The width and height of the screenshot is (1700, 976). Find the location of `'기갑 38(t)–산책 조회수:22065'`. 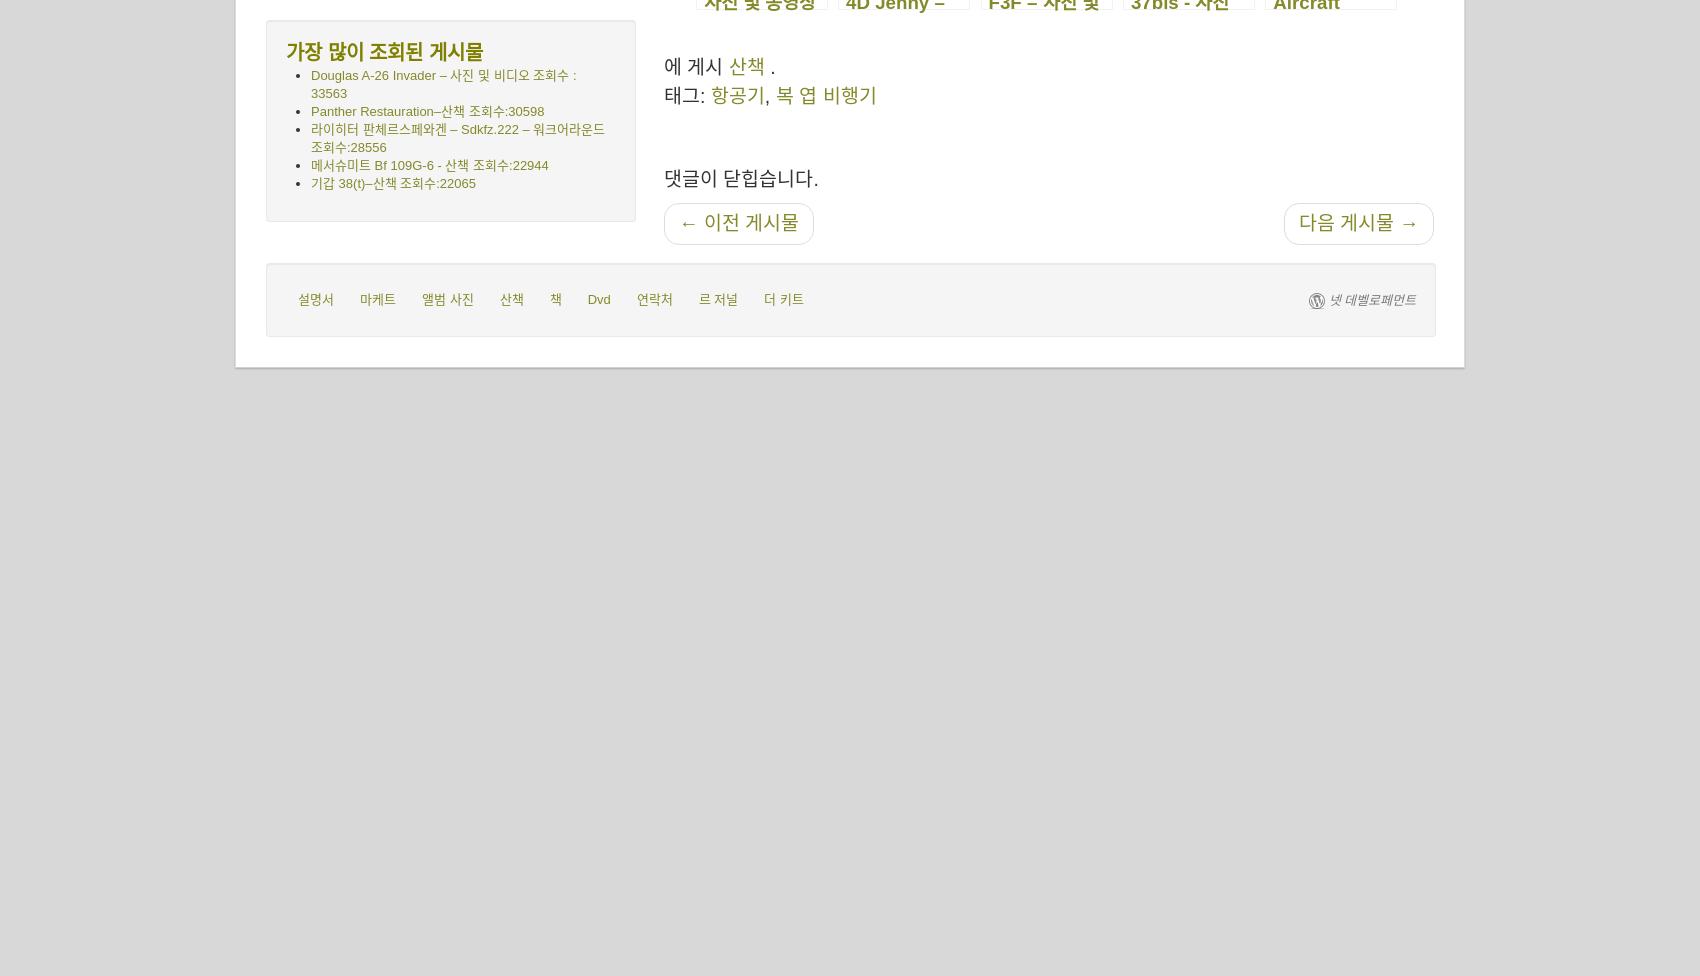

'기갑 38(t)–산책 조회수:22065' is located at coordinates (310, 182).